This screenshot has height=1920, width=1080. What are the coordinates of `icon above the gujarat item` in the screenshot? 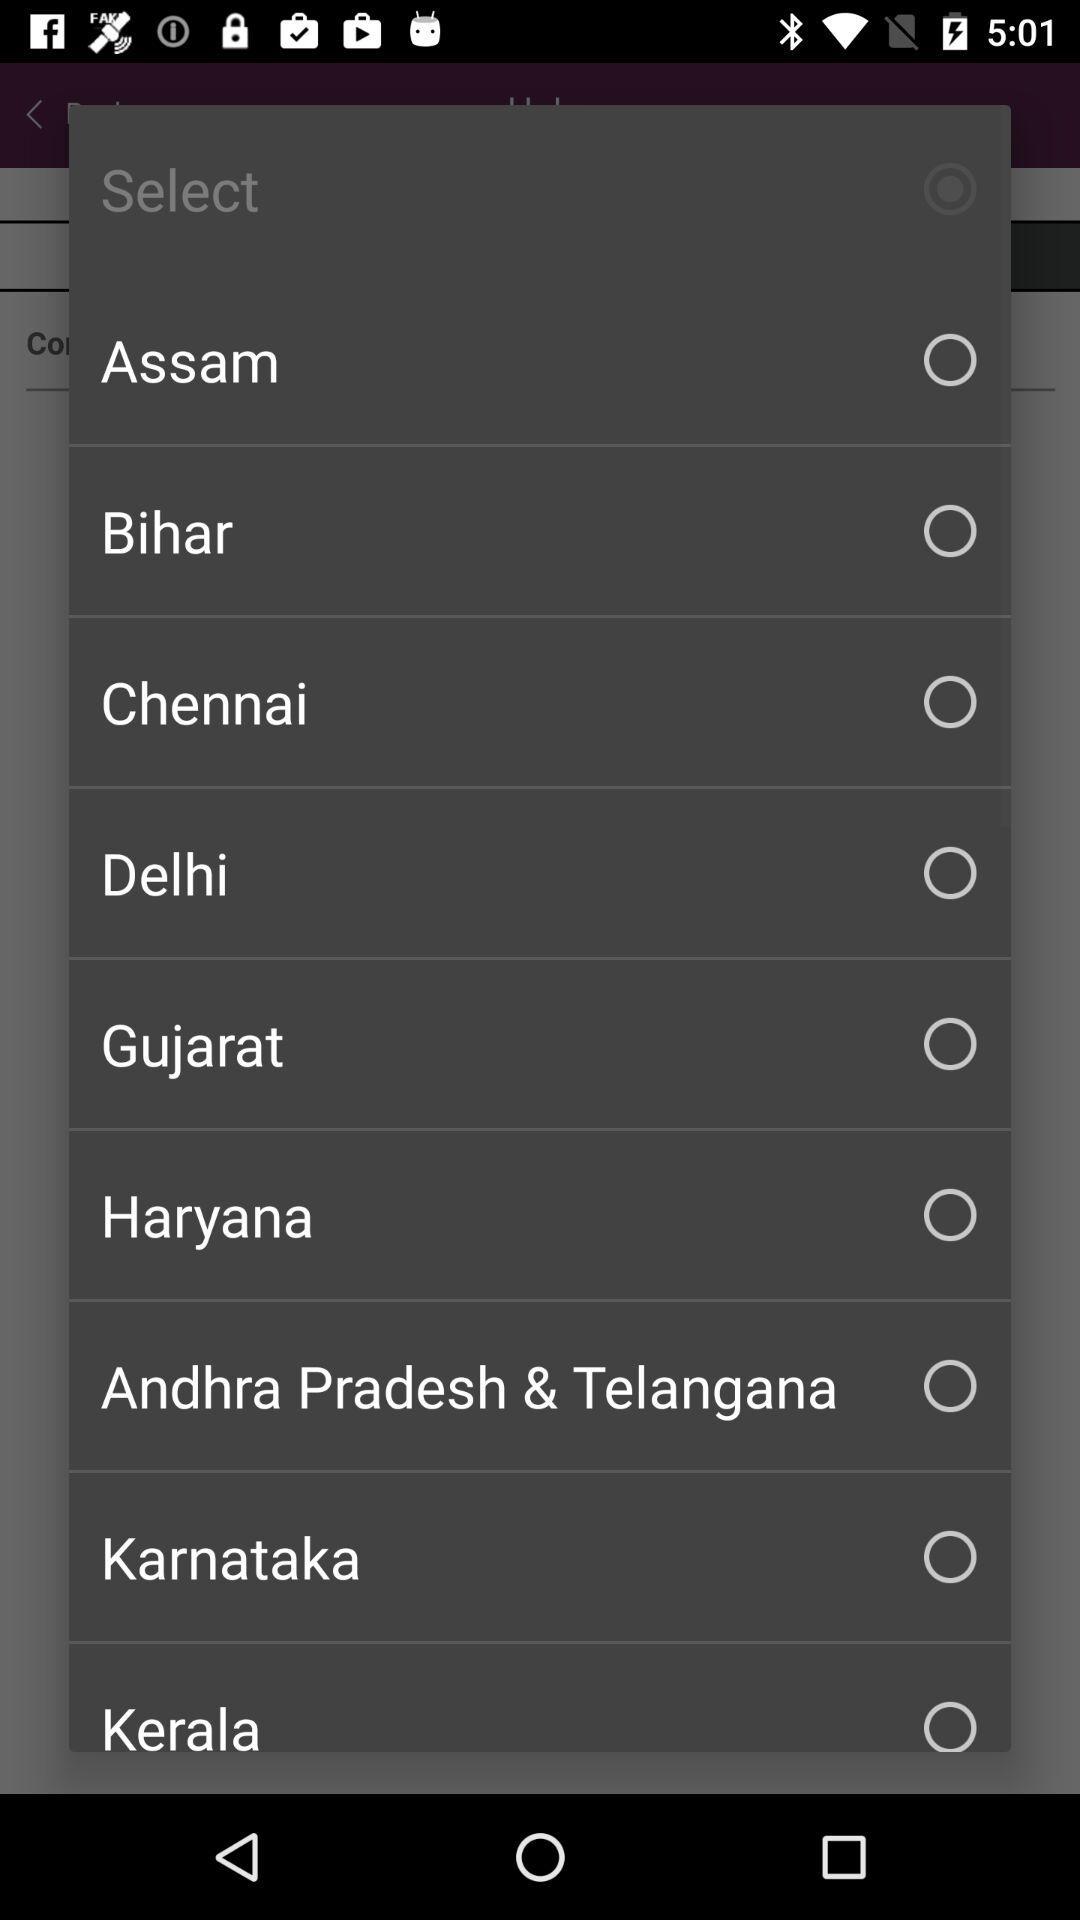 It's located at (540, 873).